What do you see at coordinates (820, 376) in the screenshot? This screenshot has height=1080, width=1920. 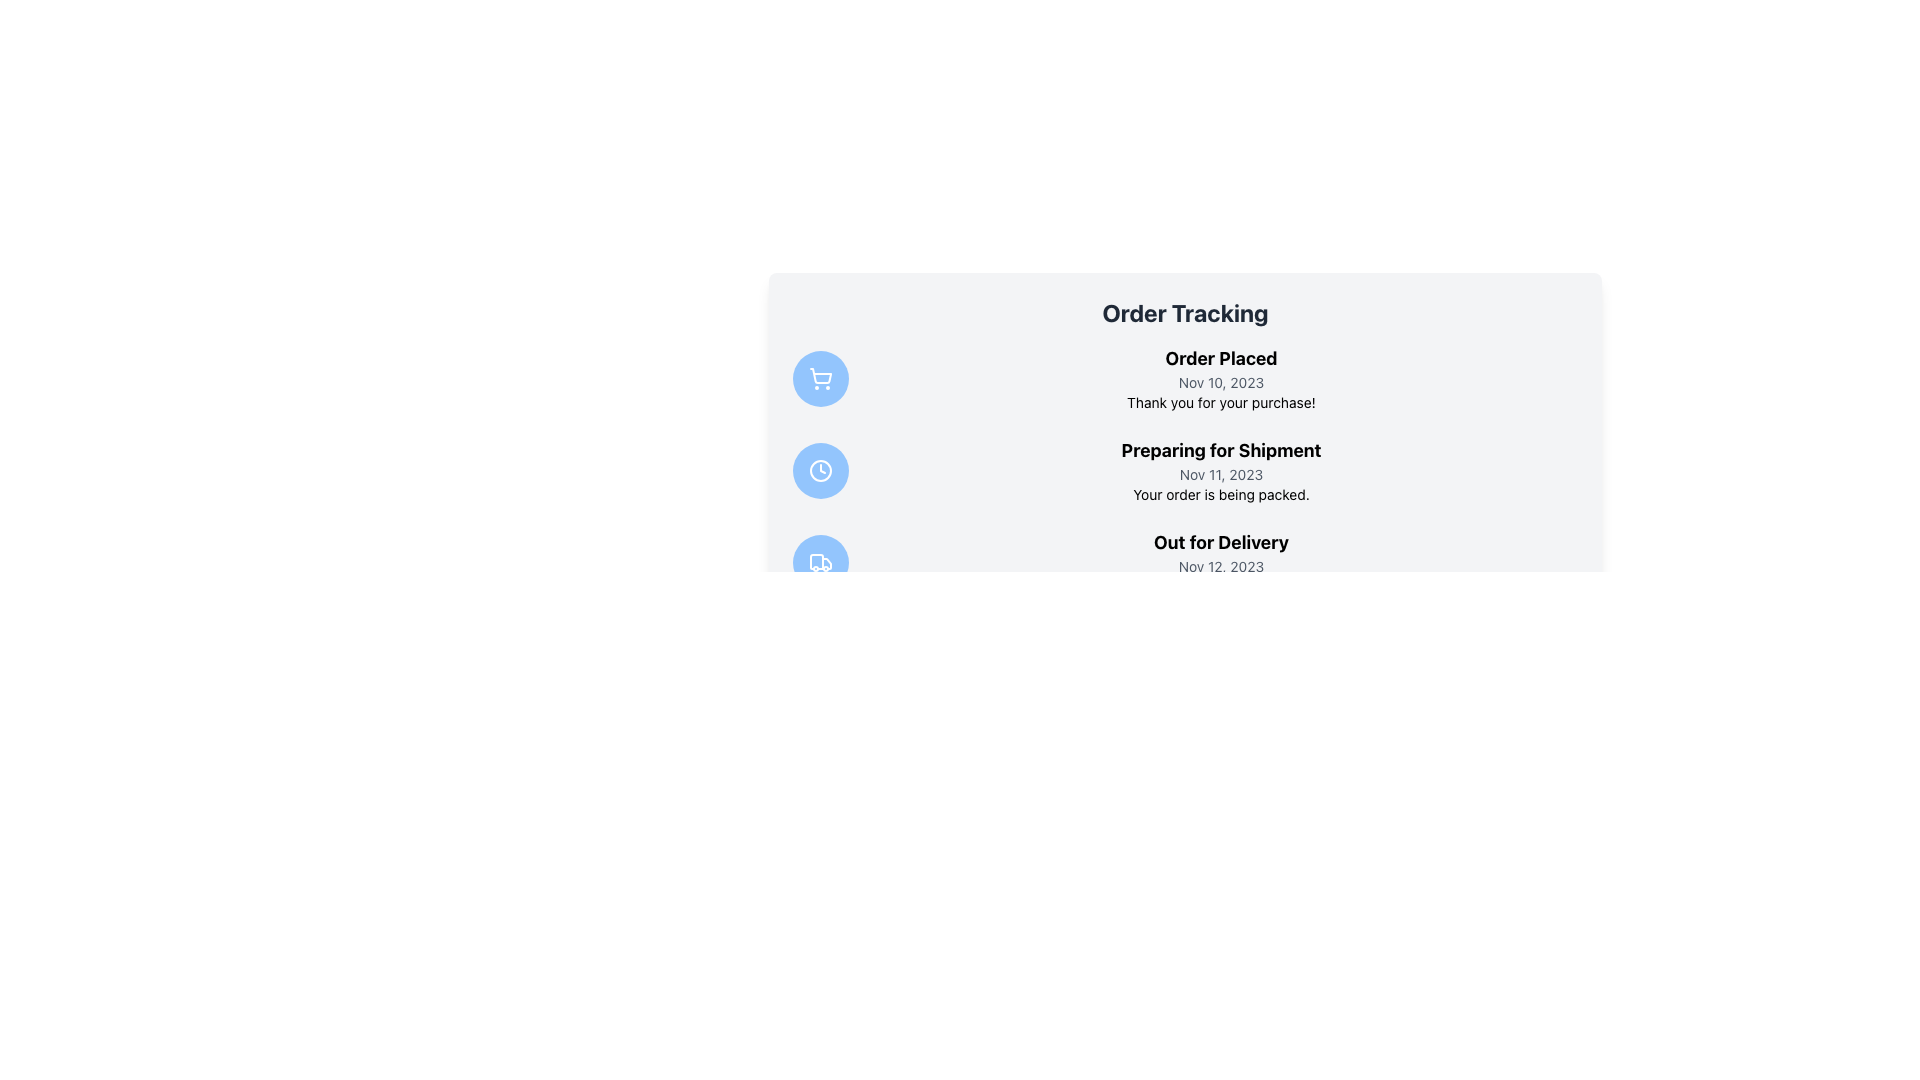 I see `the 'Order Placed' status icon, which is the topmost element in the vertical list of icons on the left side of the order tracking interface` at bounding box center [820, 376].